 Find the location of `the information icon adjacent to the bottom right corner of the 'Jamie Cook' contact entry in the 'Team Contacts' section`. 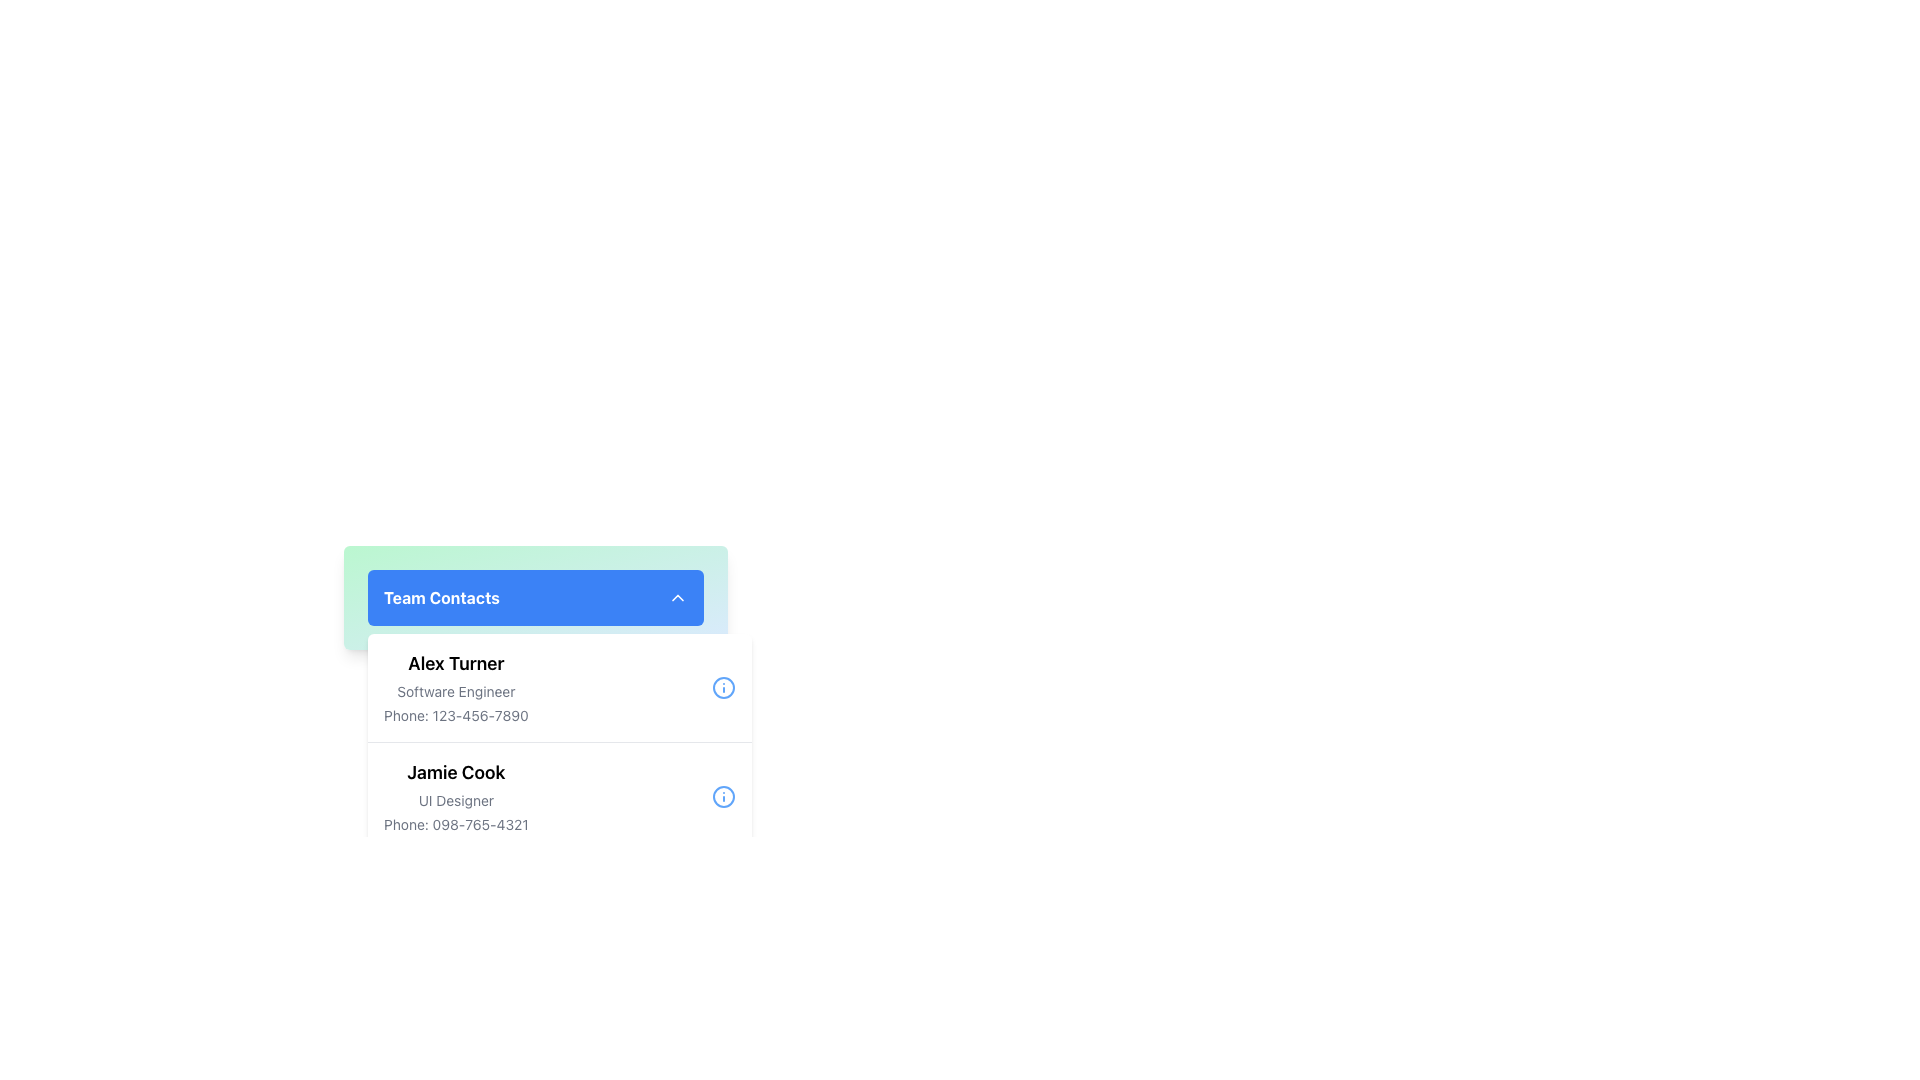

the information icon adjacent to the bottom right corner of the 'Jamie Cook' contact entry in the 'Team Contacts' section is located at coordinates (723, 796).